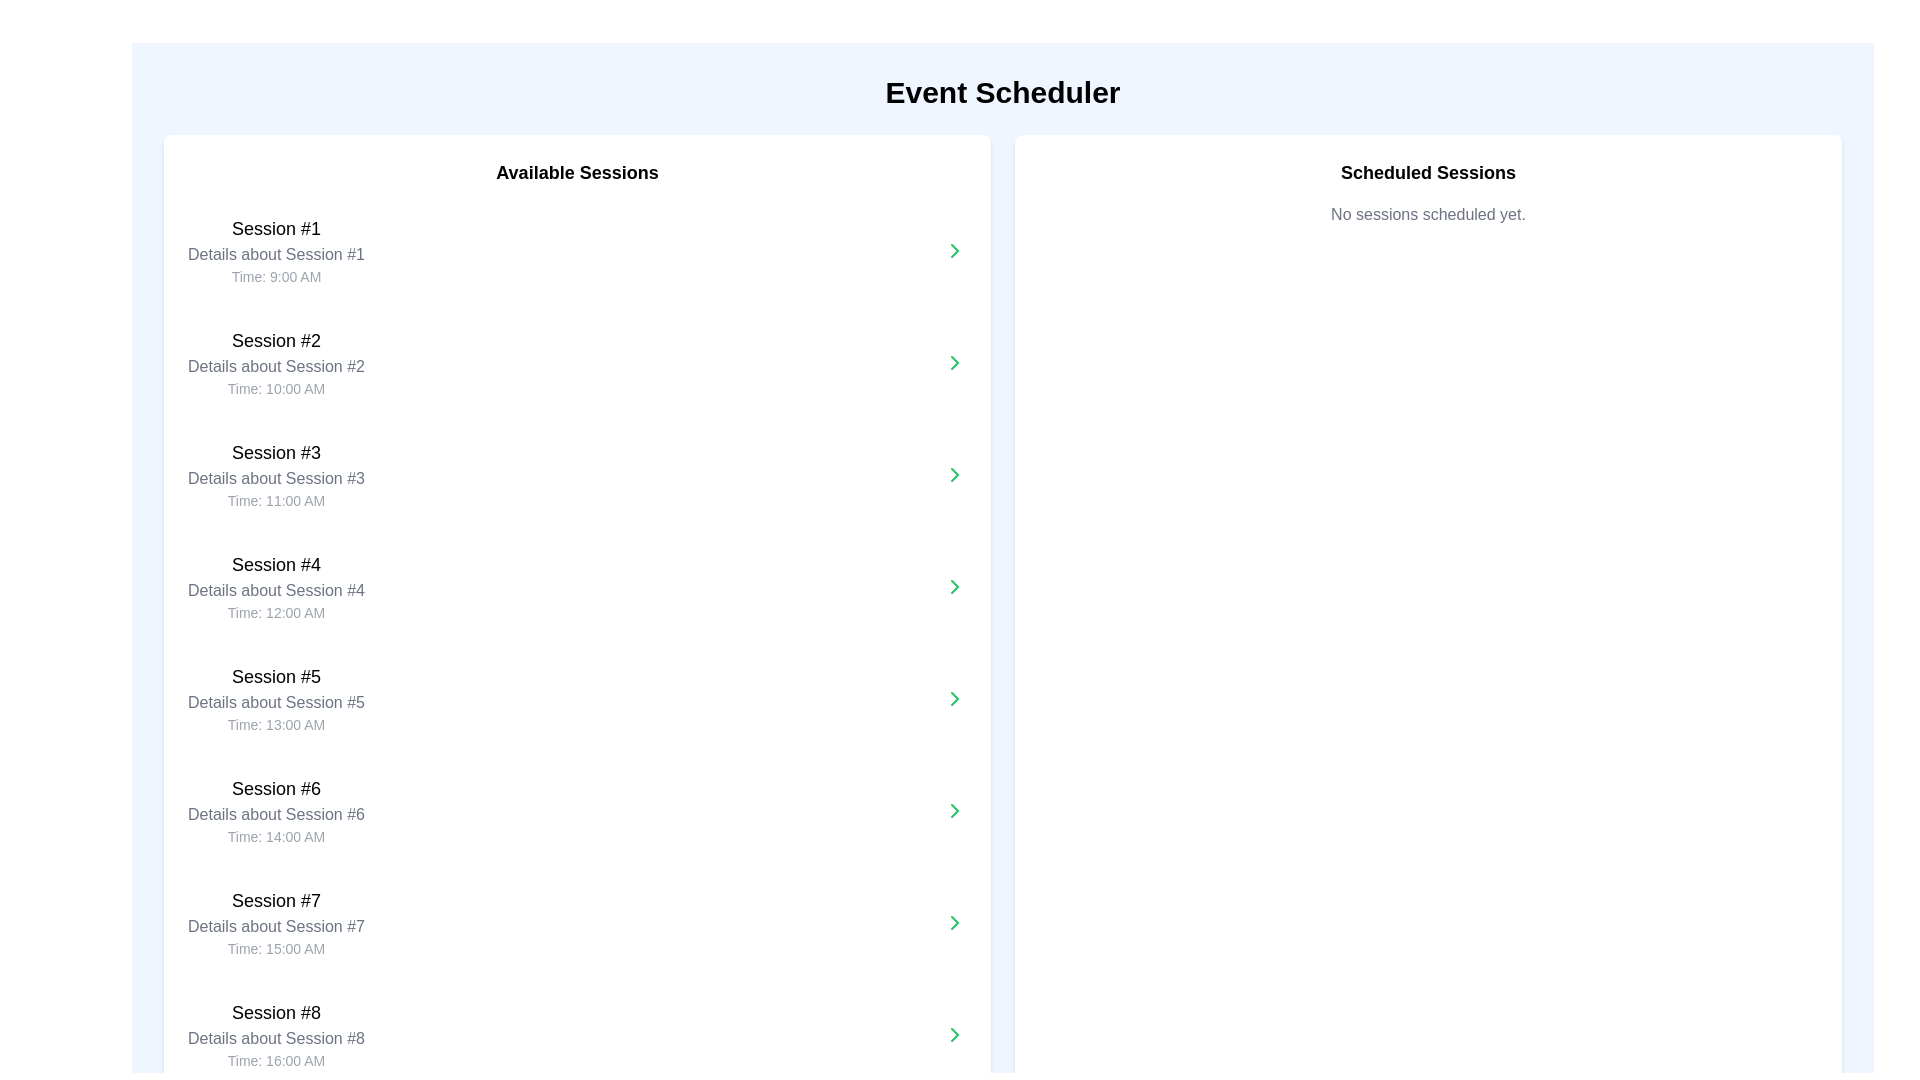  Describe the element at coordinates (275, 676) in the screenshot. I see `the text label displaying 'Session #5', which is positioned in the left column titled 'Available Sessions' and is the fifth session label in the list` at that location.